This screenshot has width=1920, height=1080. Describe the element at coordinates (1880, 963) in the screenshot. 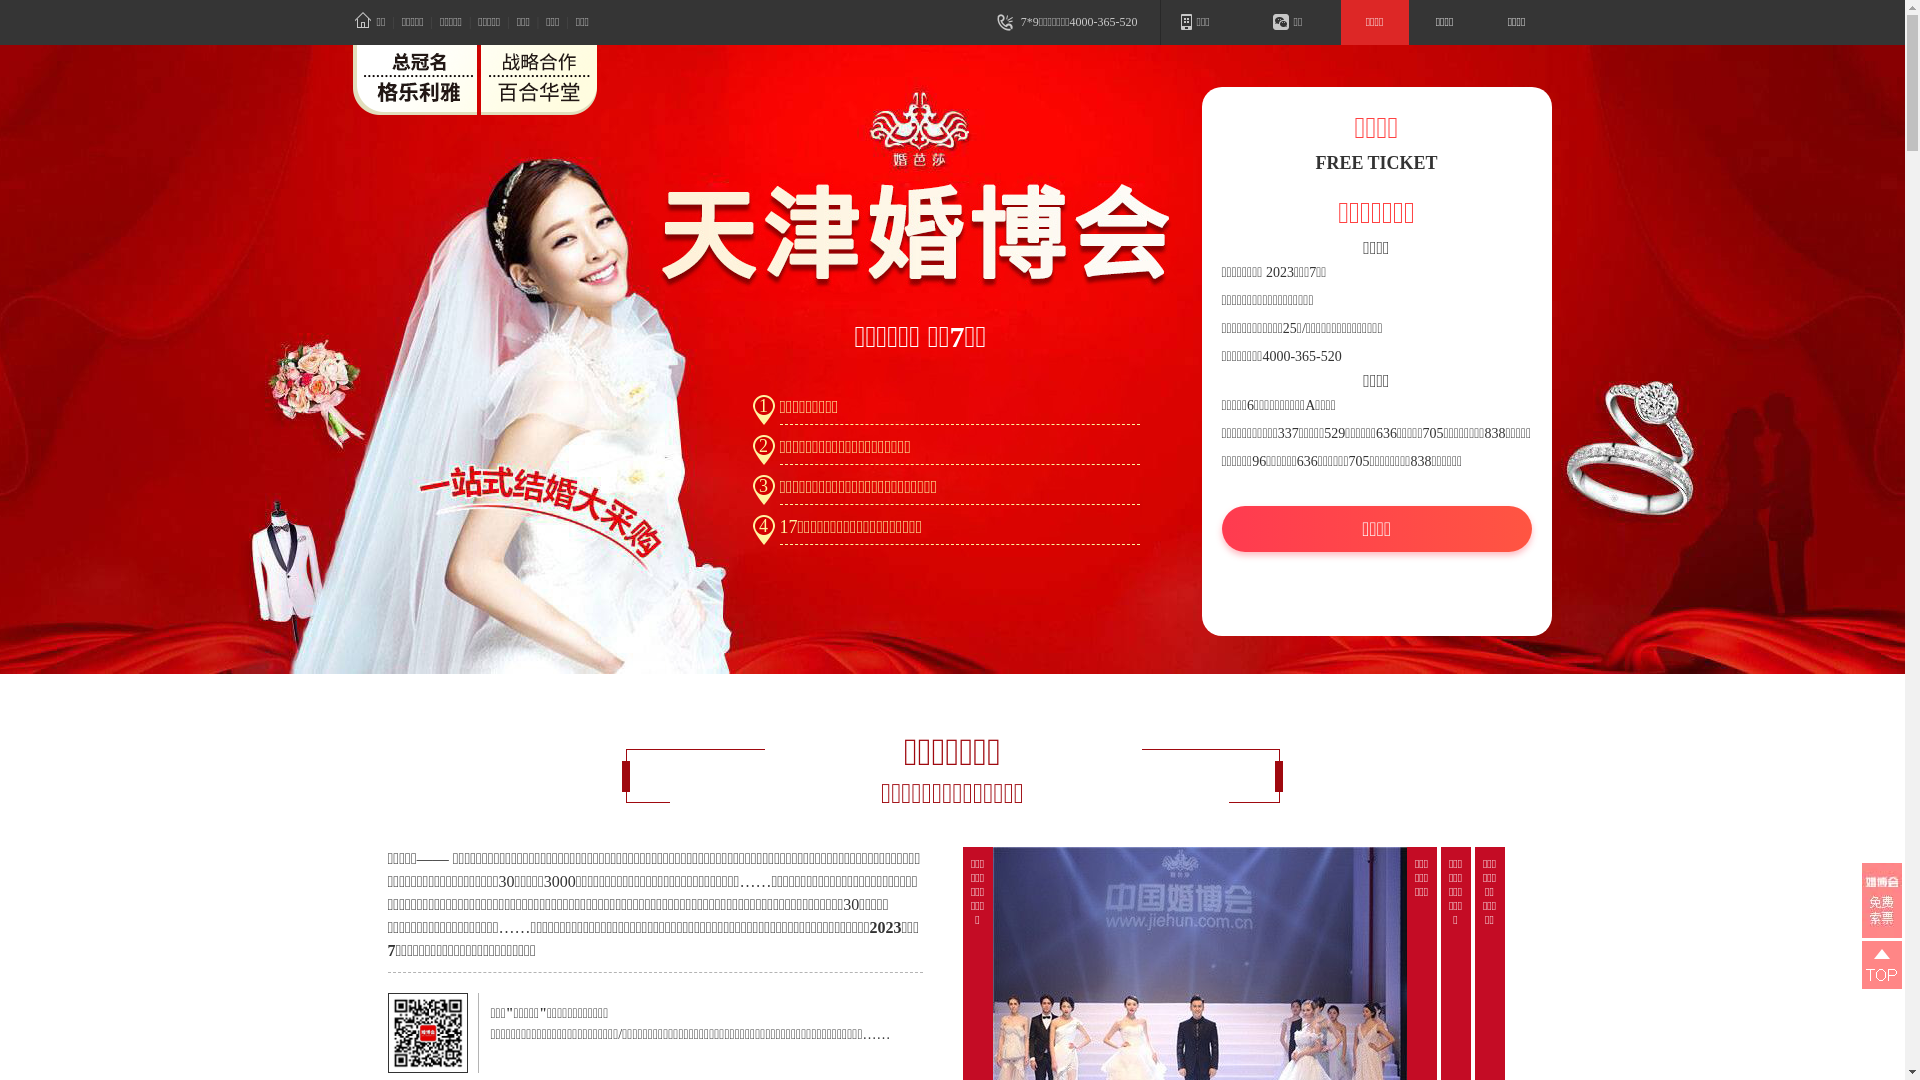

I see `'TOP'` at that location.